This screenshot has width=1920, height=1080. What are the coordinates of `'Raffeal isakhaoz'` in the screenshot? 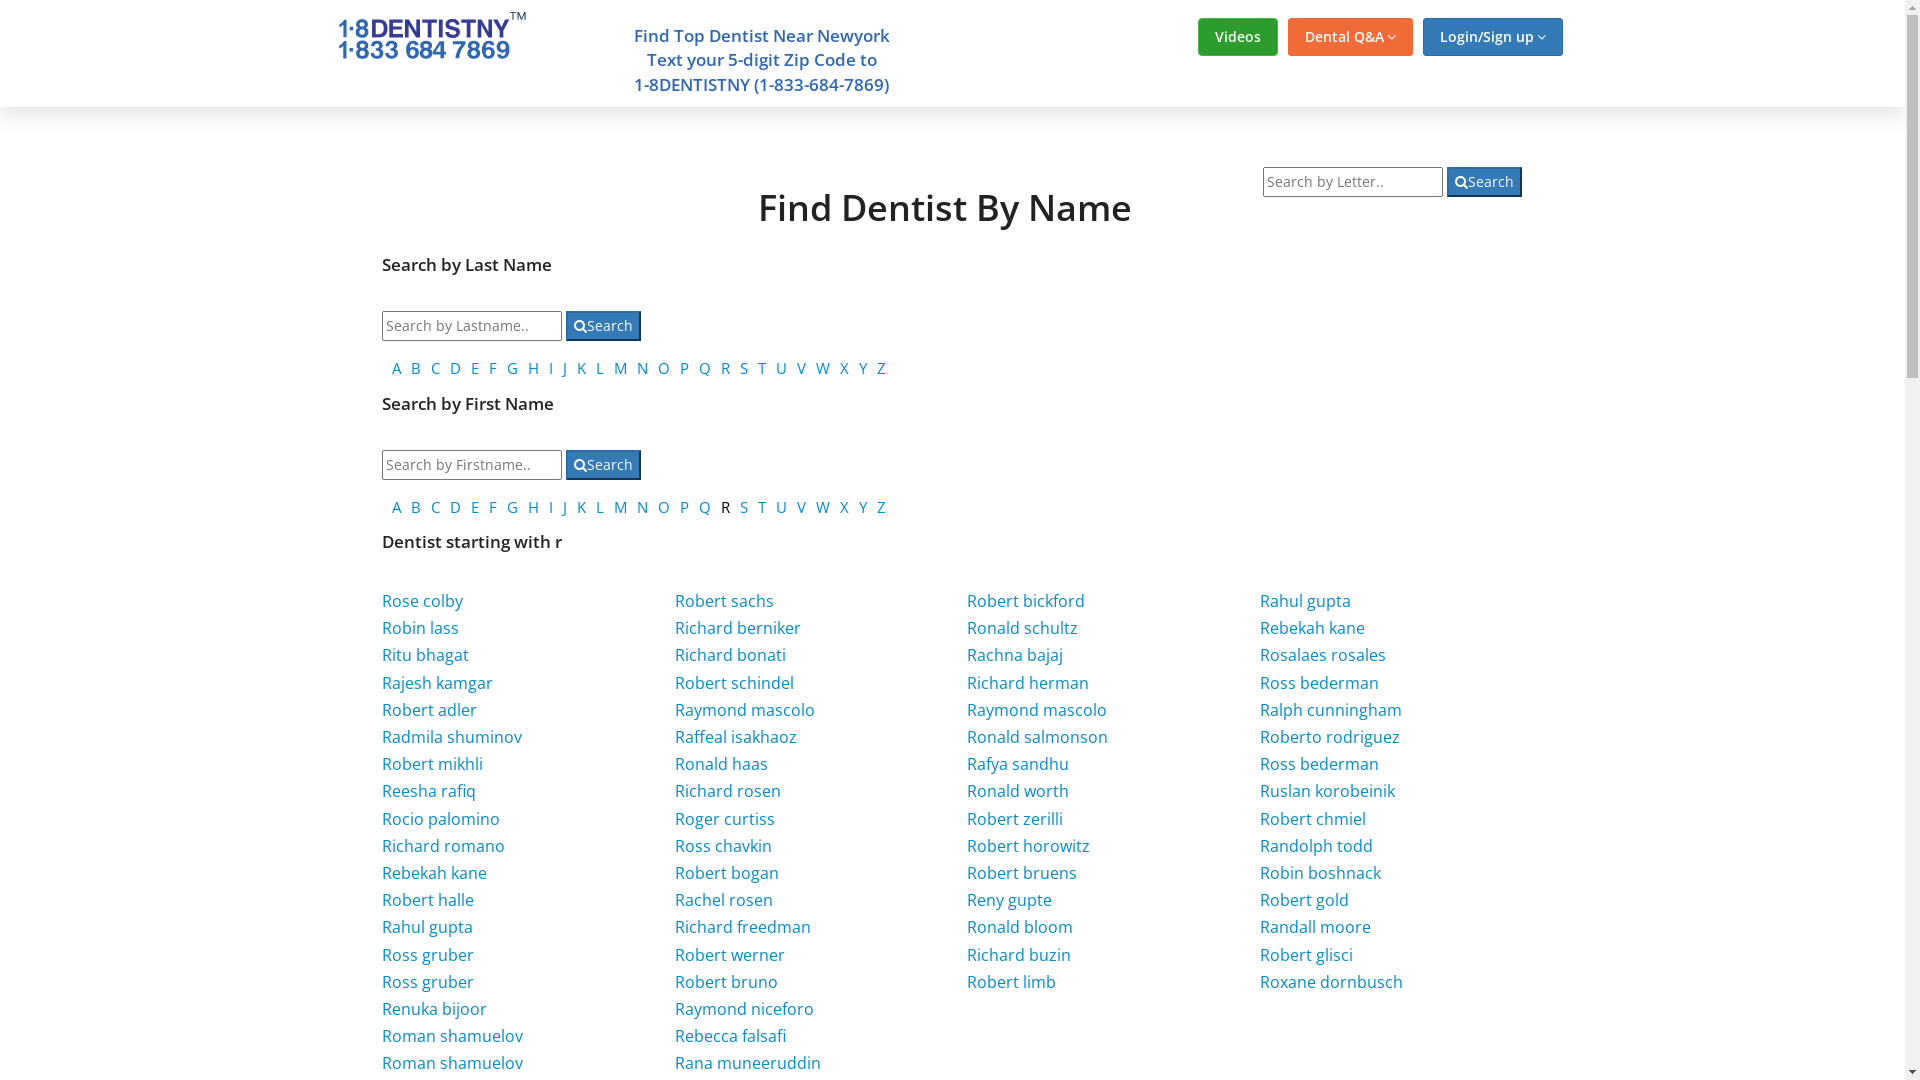 It's located at (734, 736).